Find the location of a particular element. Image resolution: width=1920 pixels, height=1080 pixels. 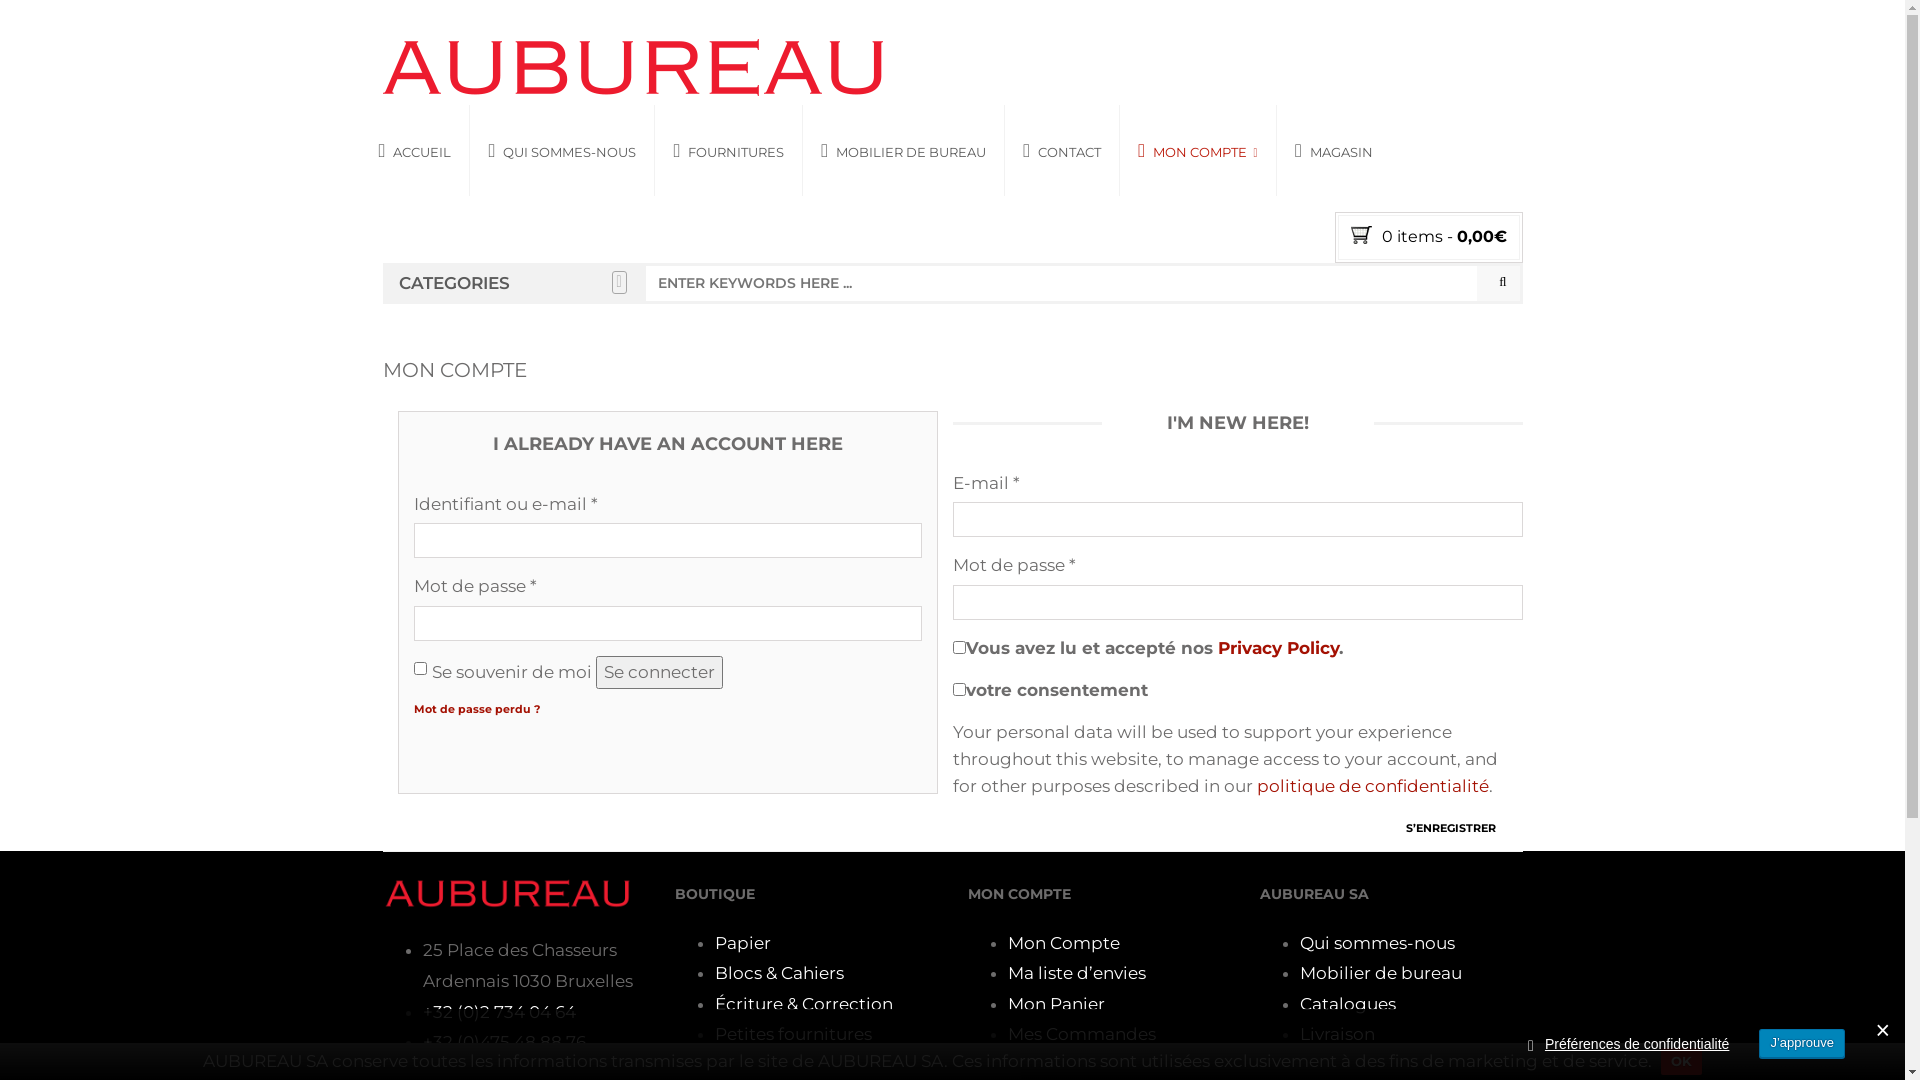

'Privacy Policy' is located at coordinates (1277, 648).